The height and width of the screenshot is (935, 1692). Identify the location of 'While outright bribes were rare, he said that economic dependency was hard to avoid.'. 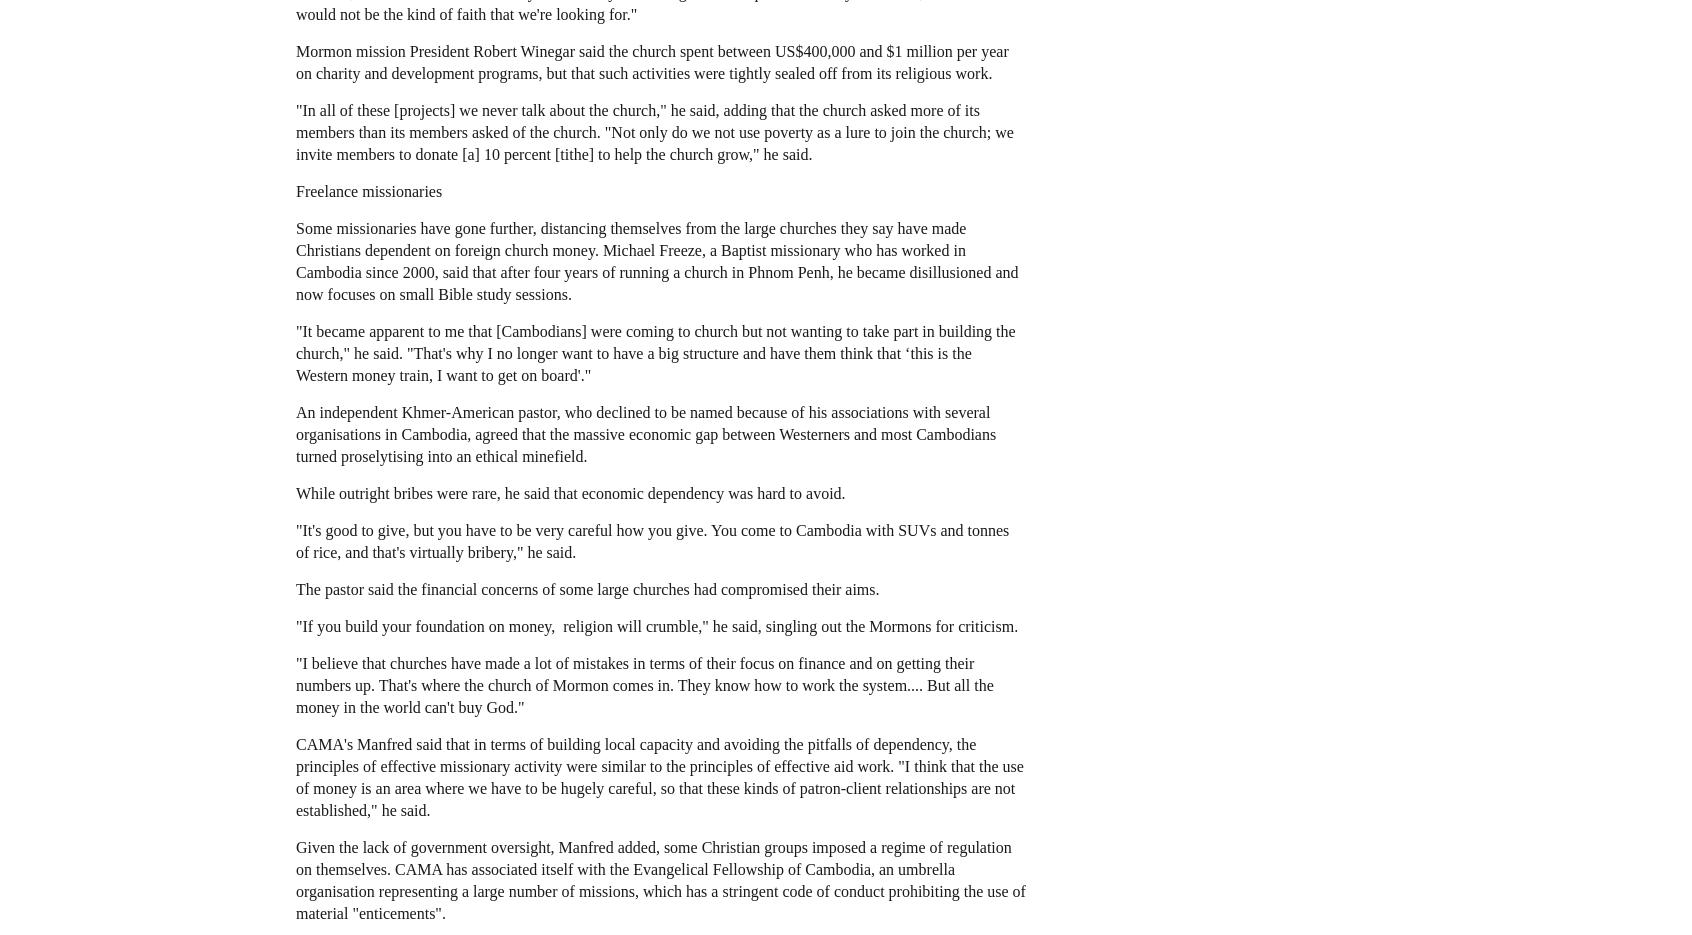
(569, 492).